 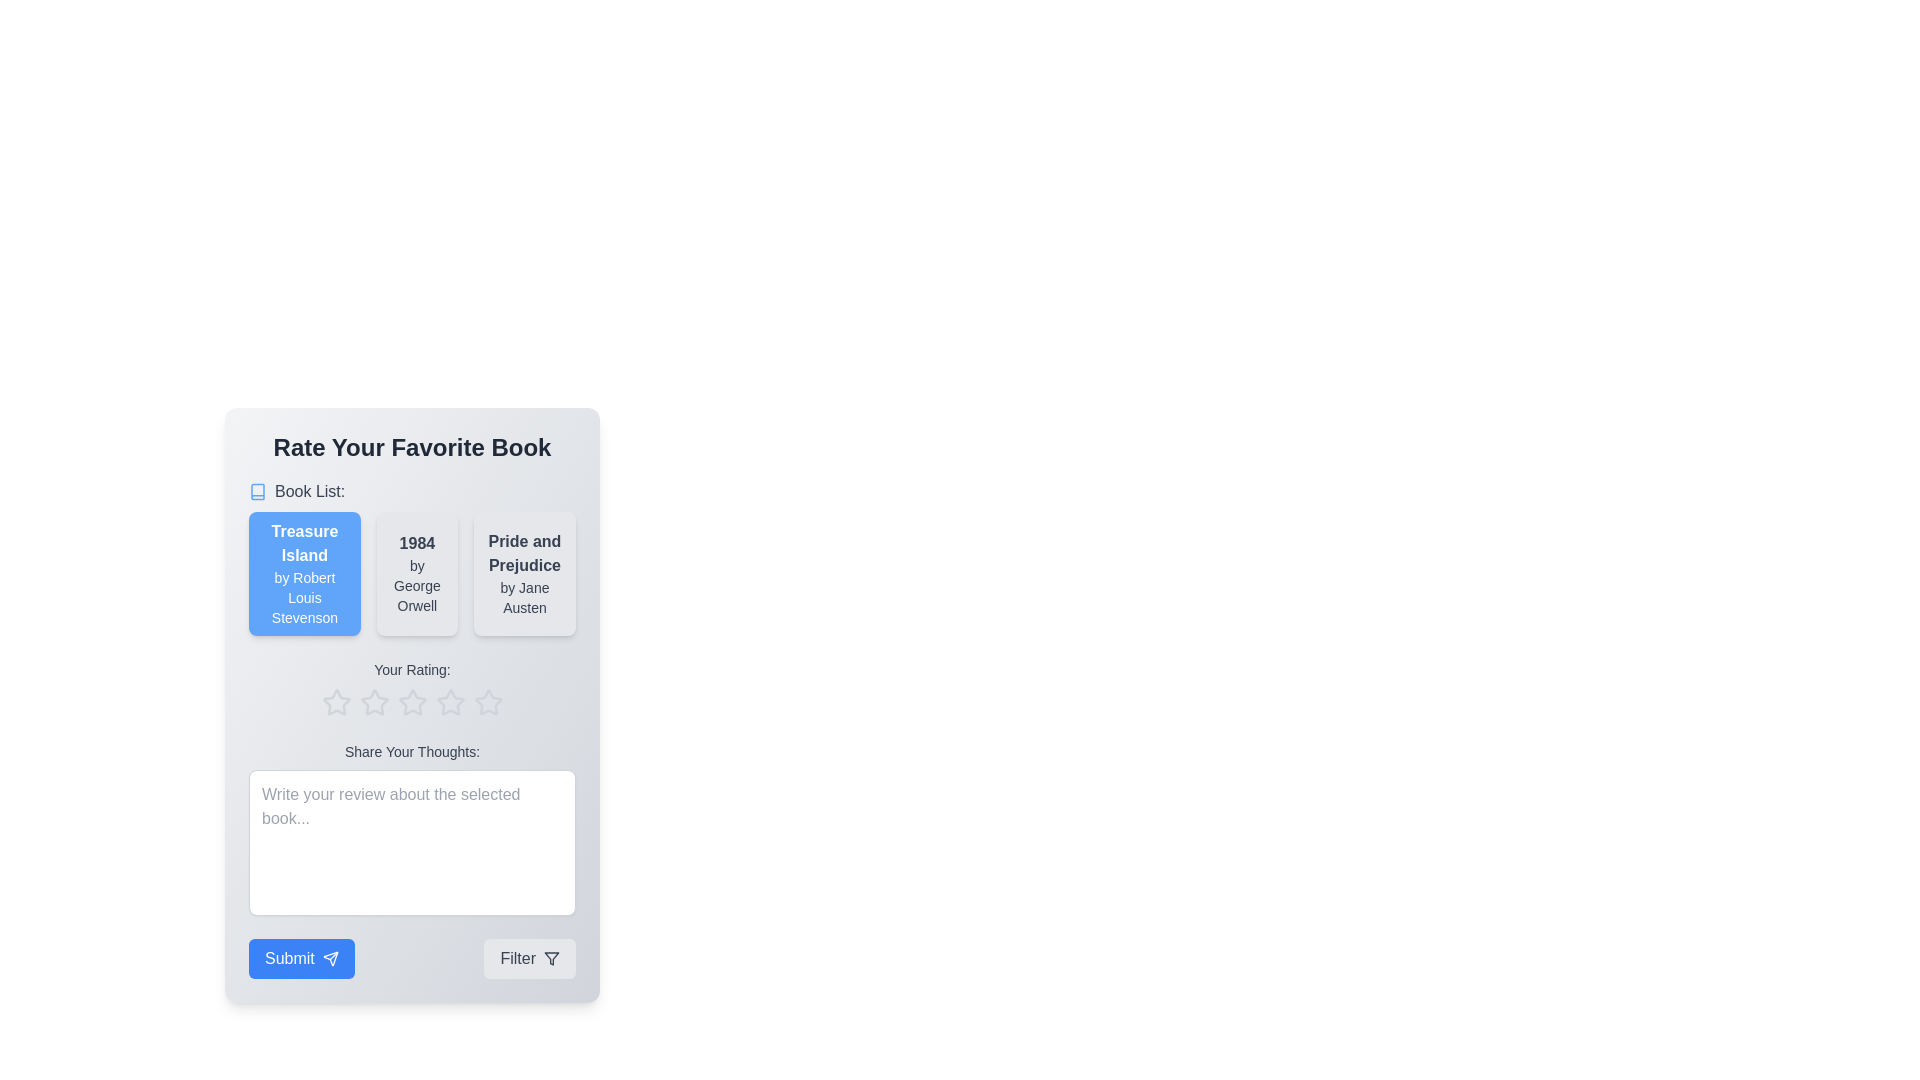 What do you see at coordinates (303, 574) in the screenshot?
I see `the first button in the 'Book List' section to select the book 'Treasure Island' by Robert Louis Stevenson` at bounding box center [303, 574].